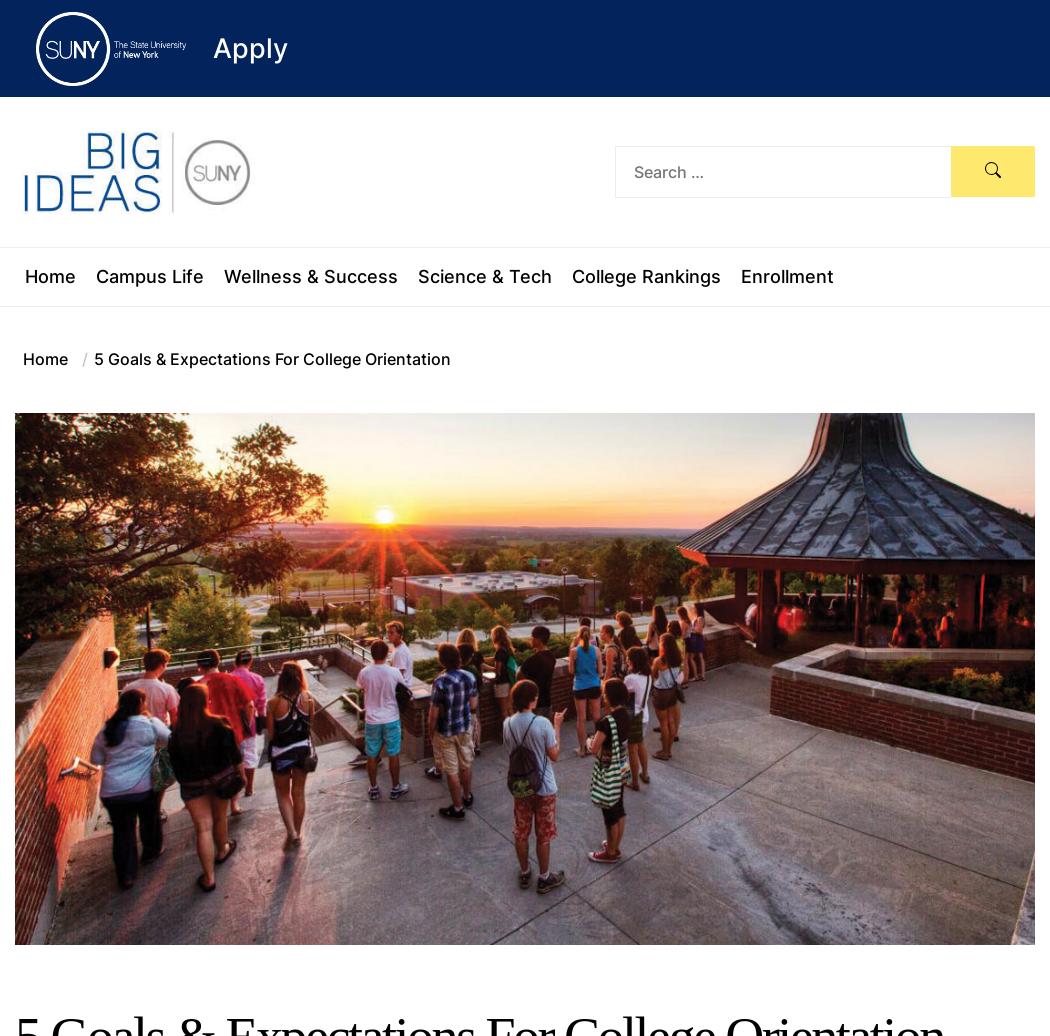 The image size is (1050, 1036). Describe the element at coordinates (714, 890) in the screenshot. I see `'8 Tips To Help You Adjust to A New Semester On Campus or Online'` at that location.